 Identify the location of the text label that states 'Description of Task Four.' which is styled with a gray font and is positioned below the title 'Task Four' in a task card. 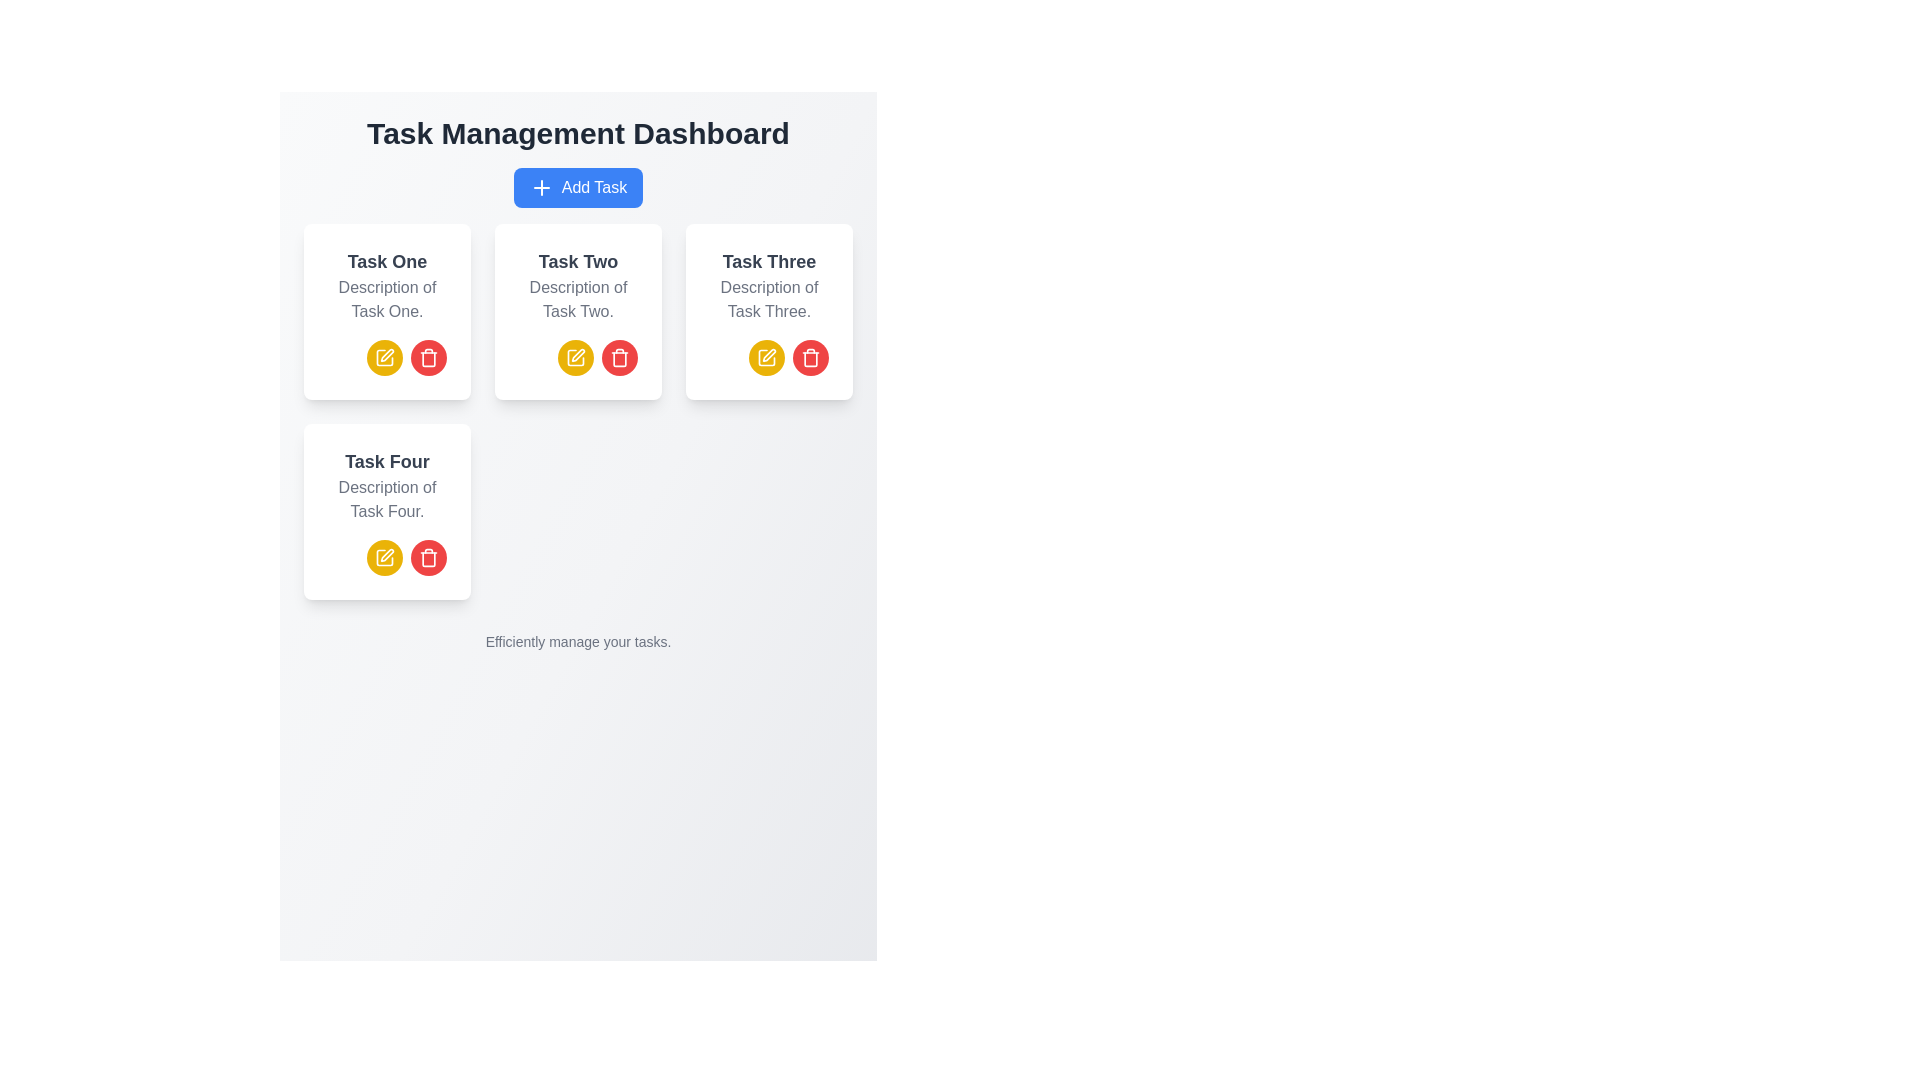
(387, 499).